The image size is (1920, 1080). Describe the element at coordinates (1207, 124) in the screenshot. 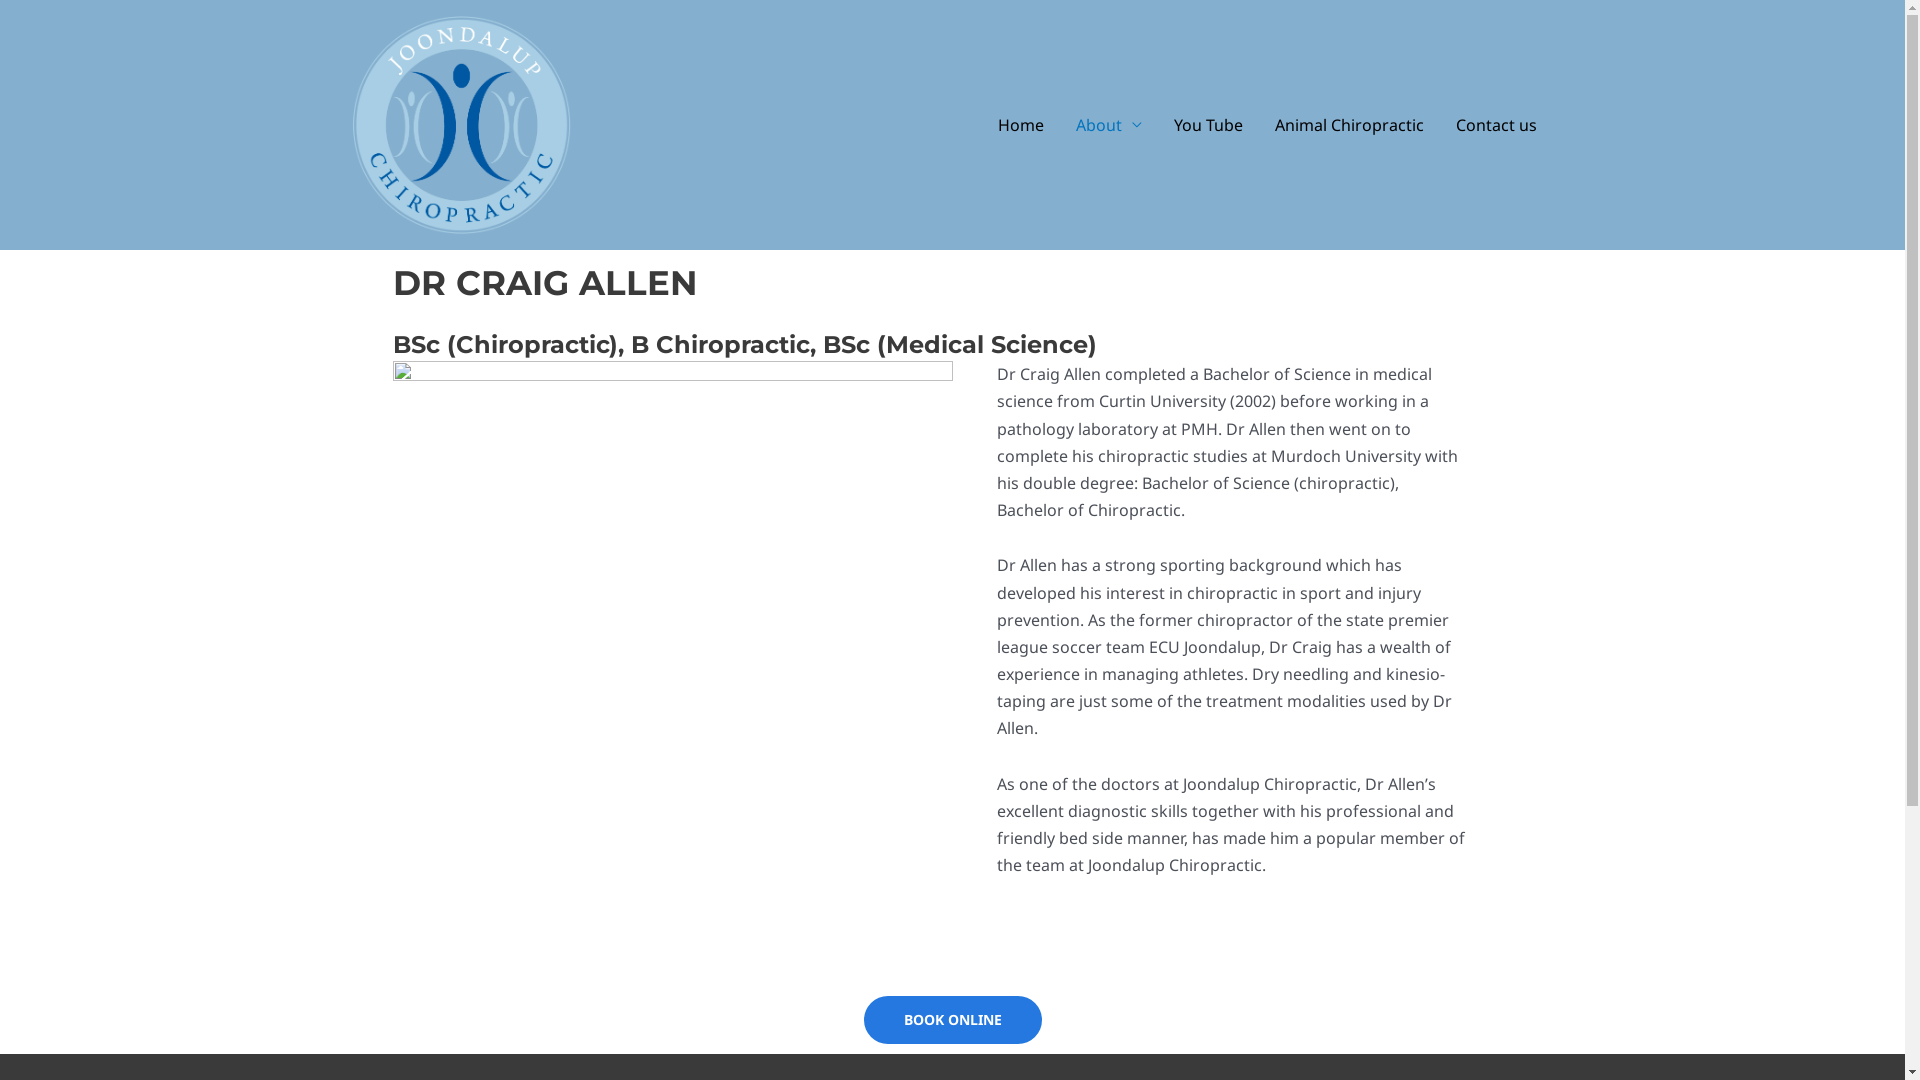

I see `'You Tube'` at that location.